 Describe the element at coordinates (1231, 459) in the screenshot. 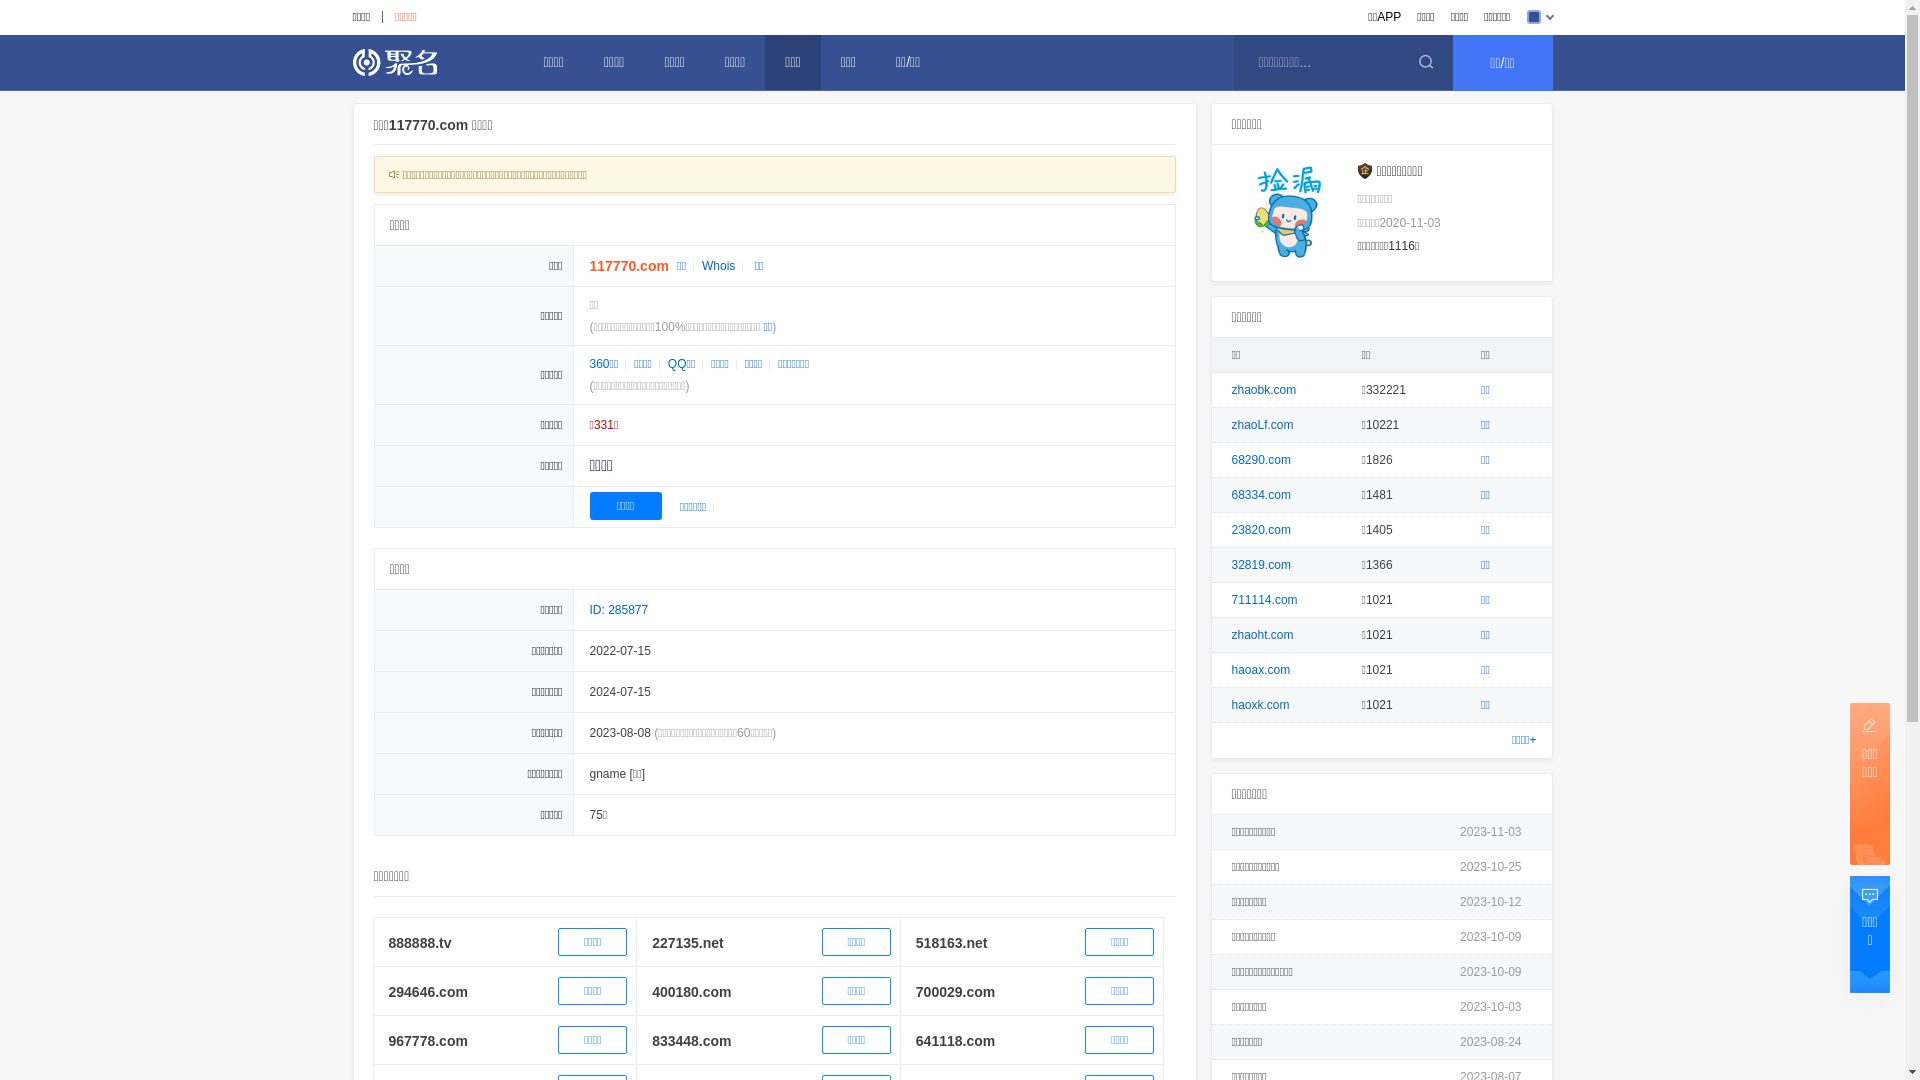

I see `'68290.com'` at that location.